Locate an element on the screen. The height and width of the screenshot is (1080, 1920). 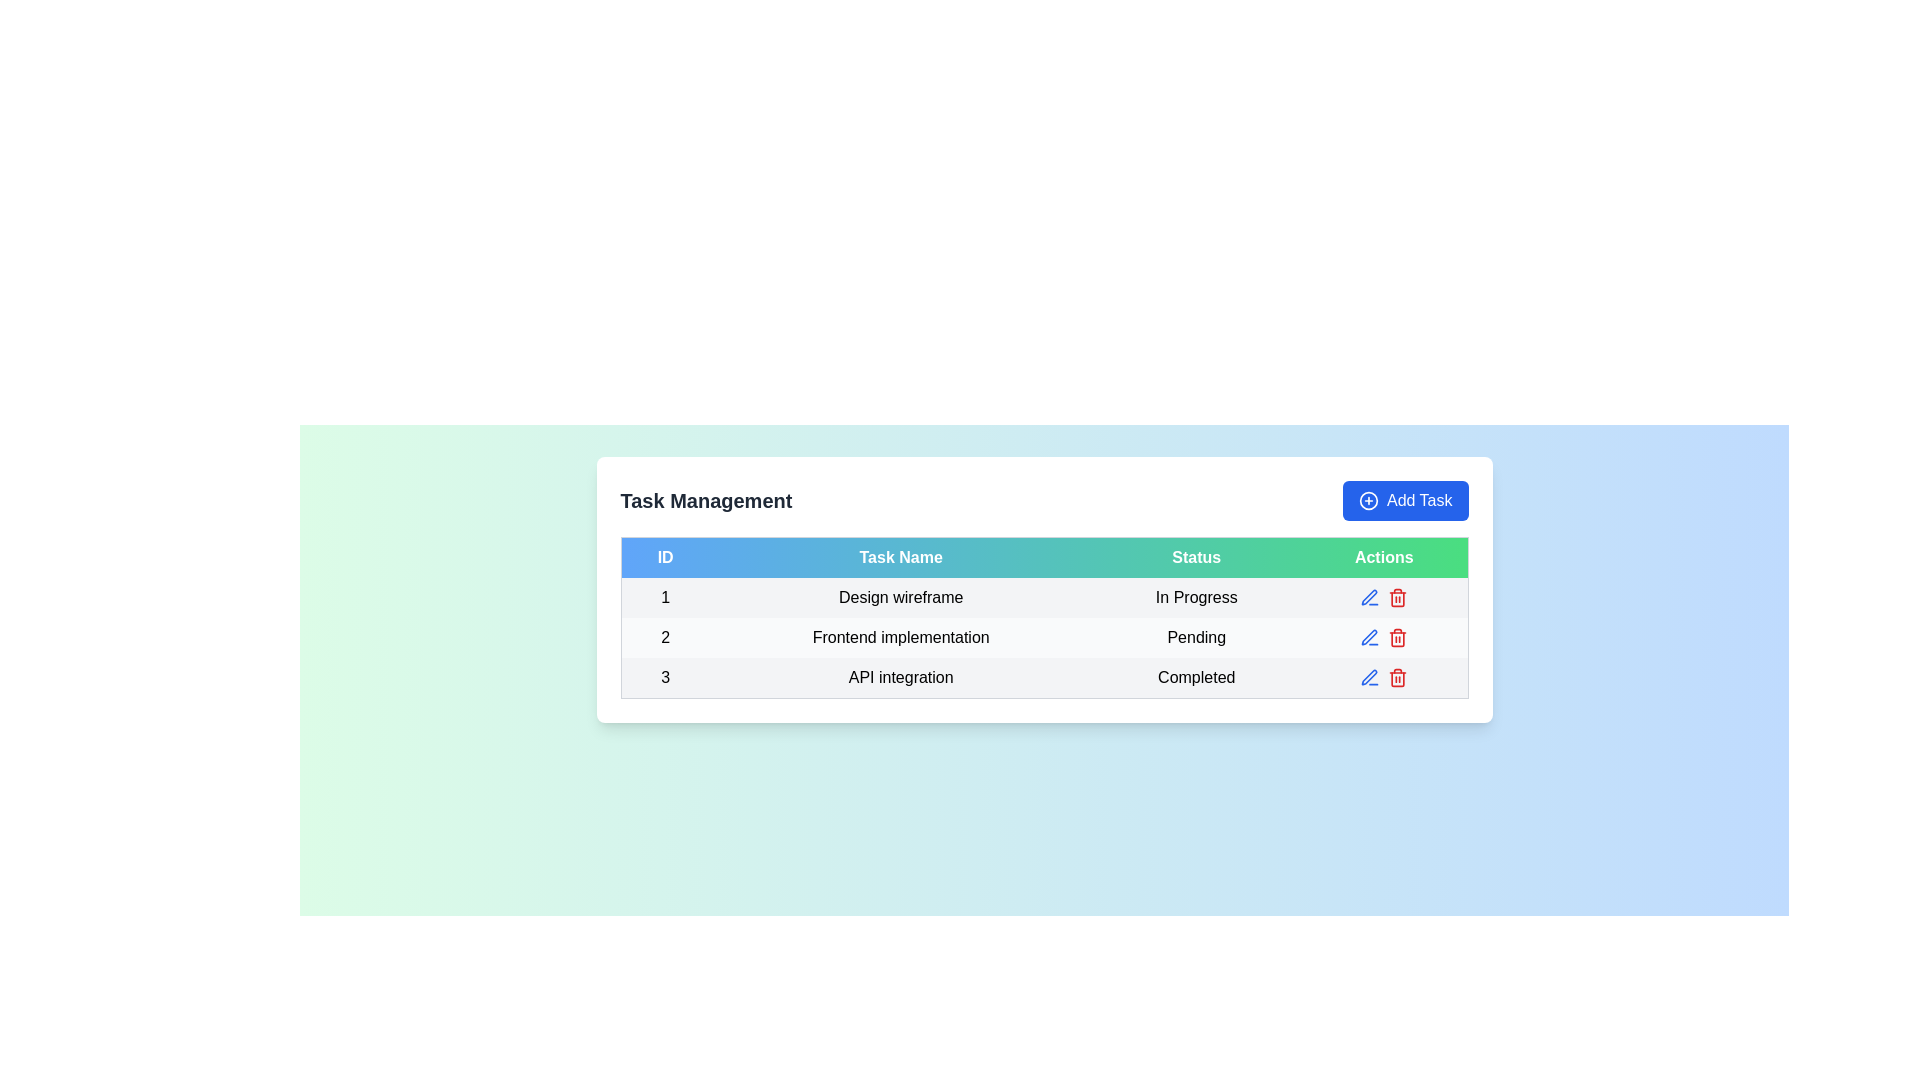
the SVG icon styled as a button component with an outlined circle containing a plus sign, located to the left of the text label within the 'Add Task' button in the top-right corner of the task management interface is located at coordinates (1367, 500).